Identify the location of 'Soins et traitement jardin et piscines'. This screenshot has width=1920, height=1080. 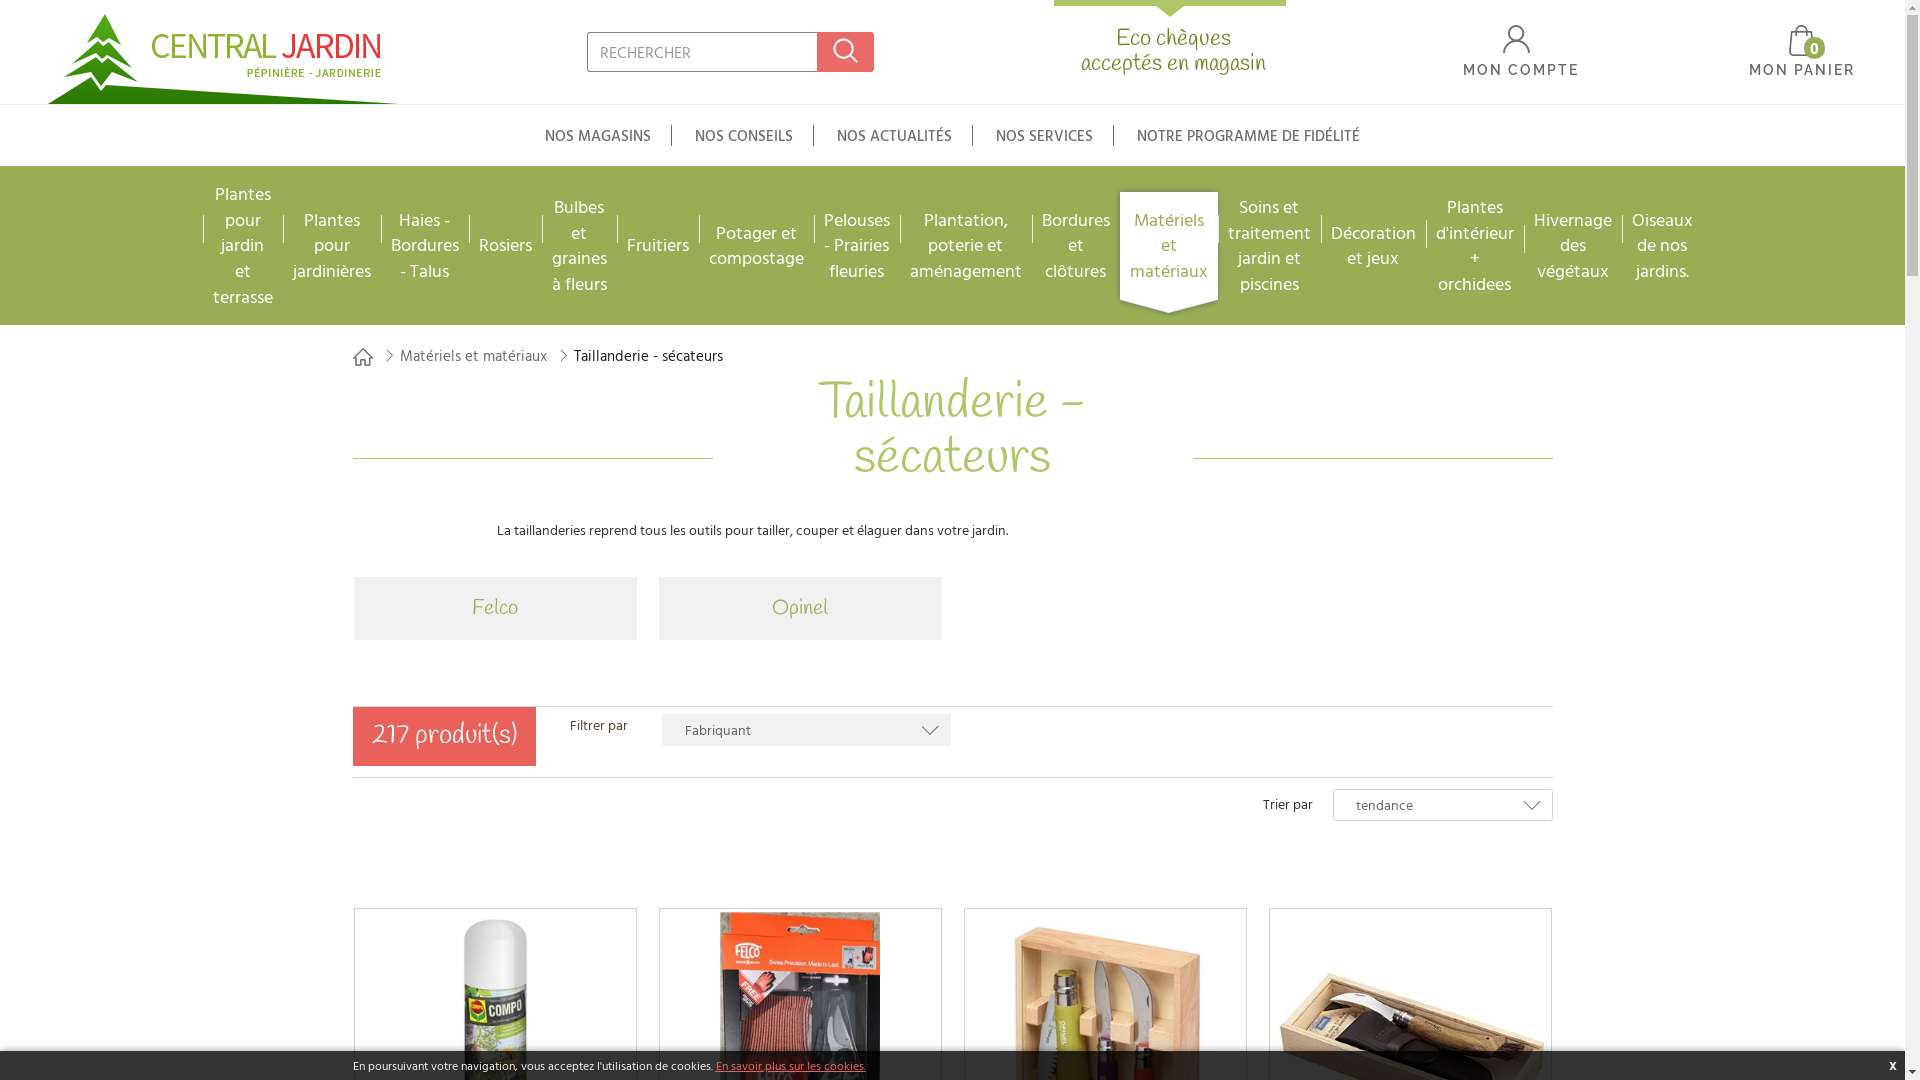
(1268, 244).